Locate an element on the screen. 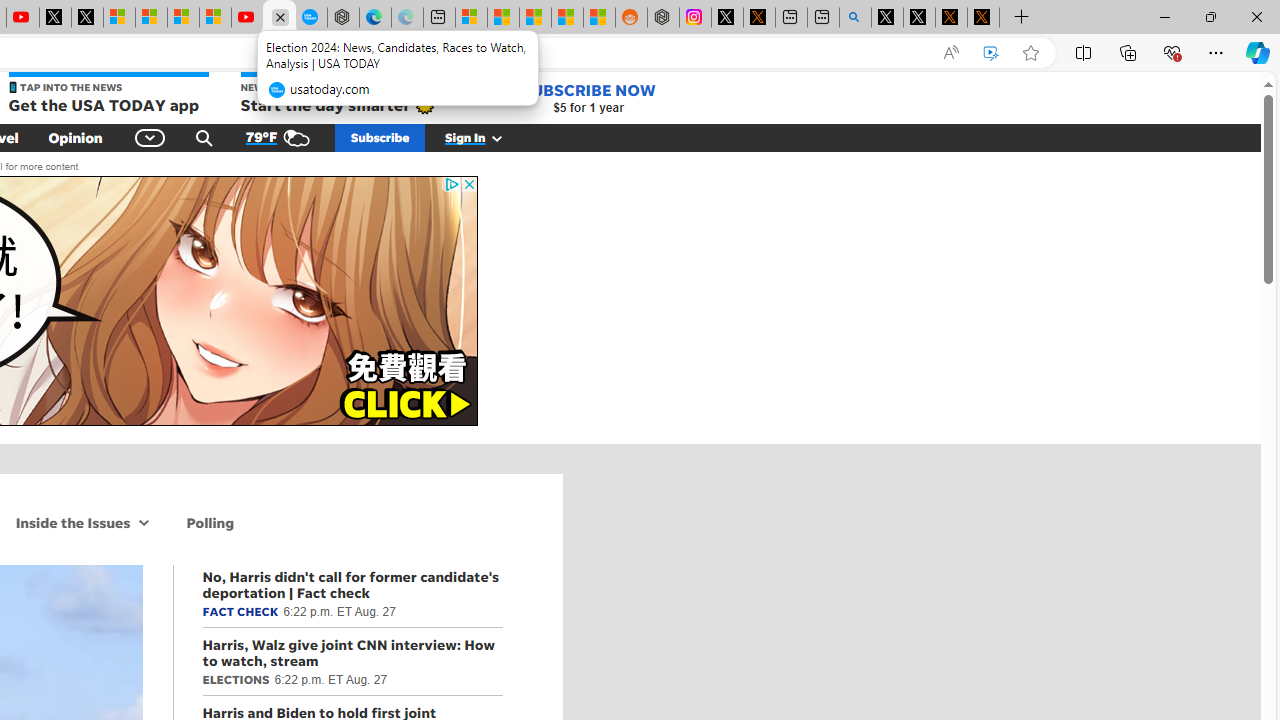  'Shanghai, China Weather trends | Microsoft Weather' is located at coordinates (598, 17).